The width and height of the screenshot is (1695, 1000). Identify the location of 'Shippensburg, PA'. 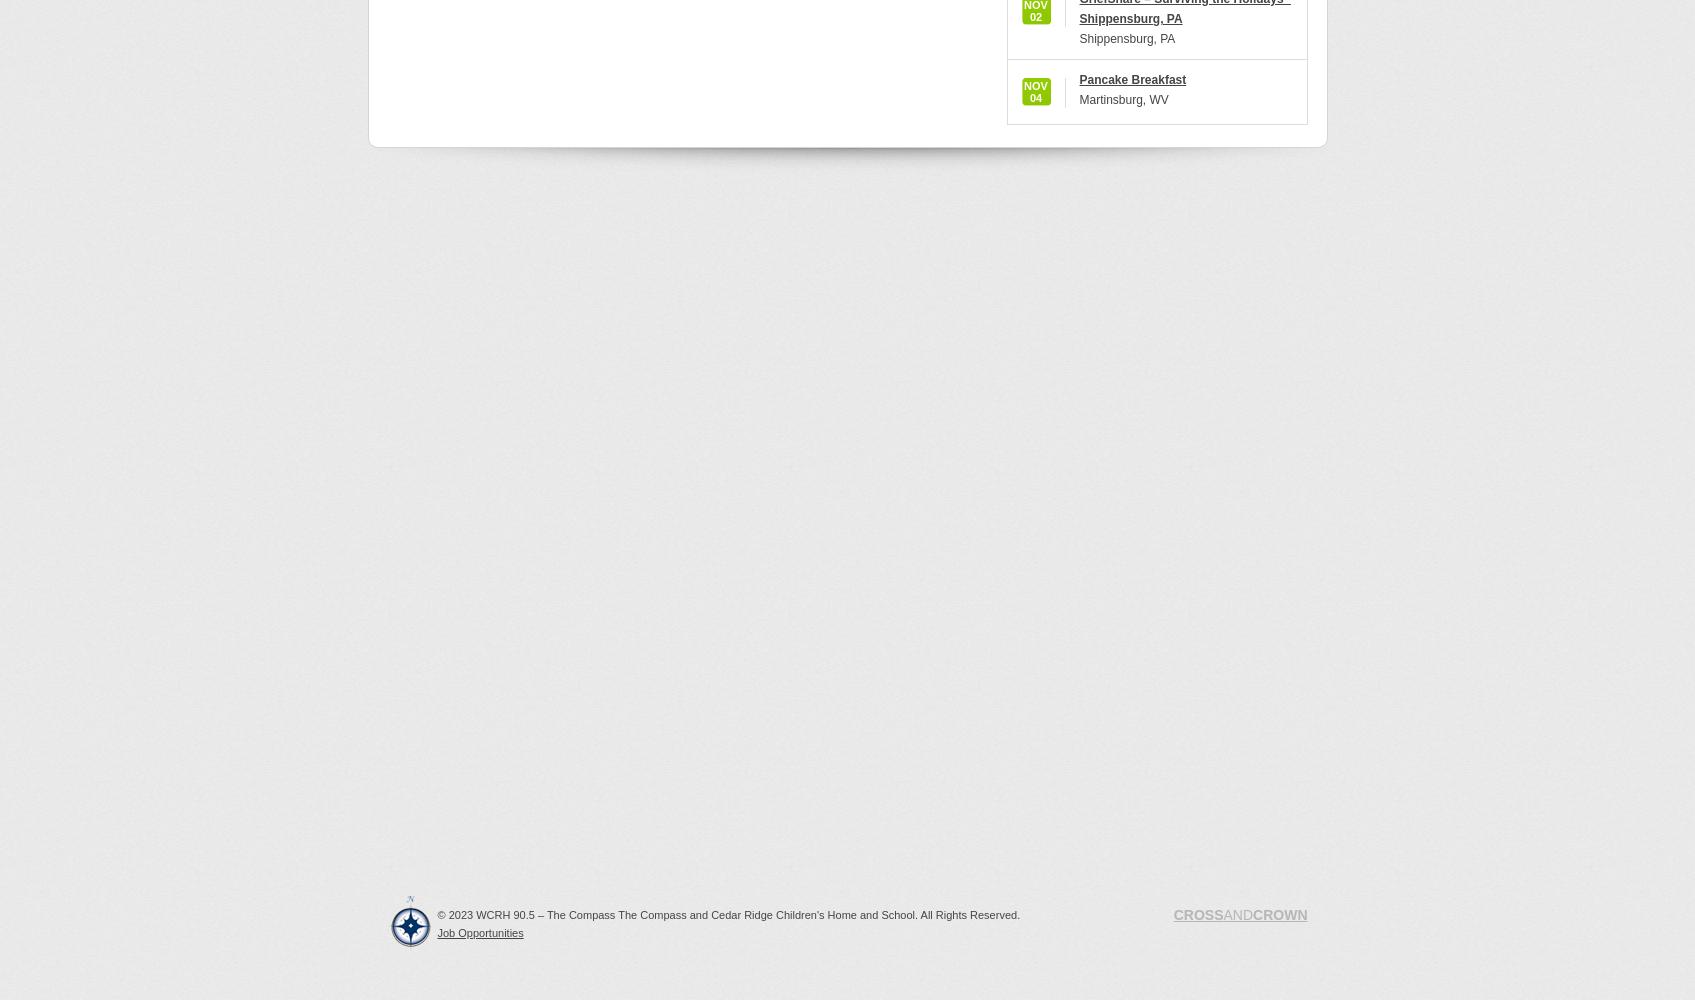
(1126, 39).